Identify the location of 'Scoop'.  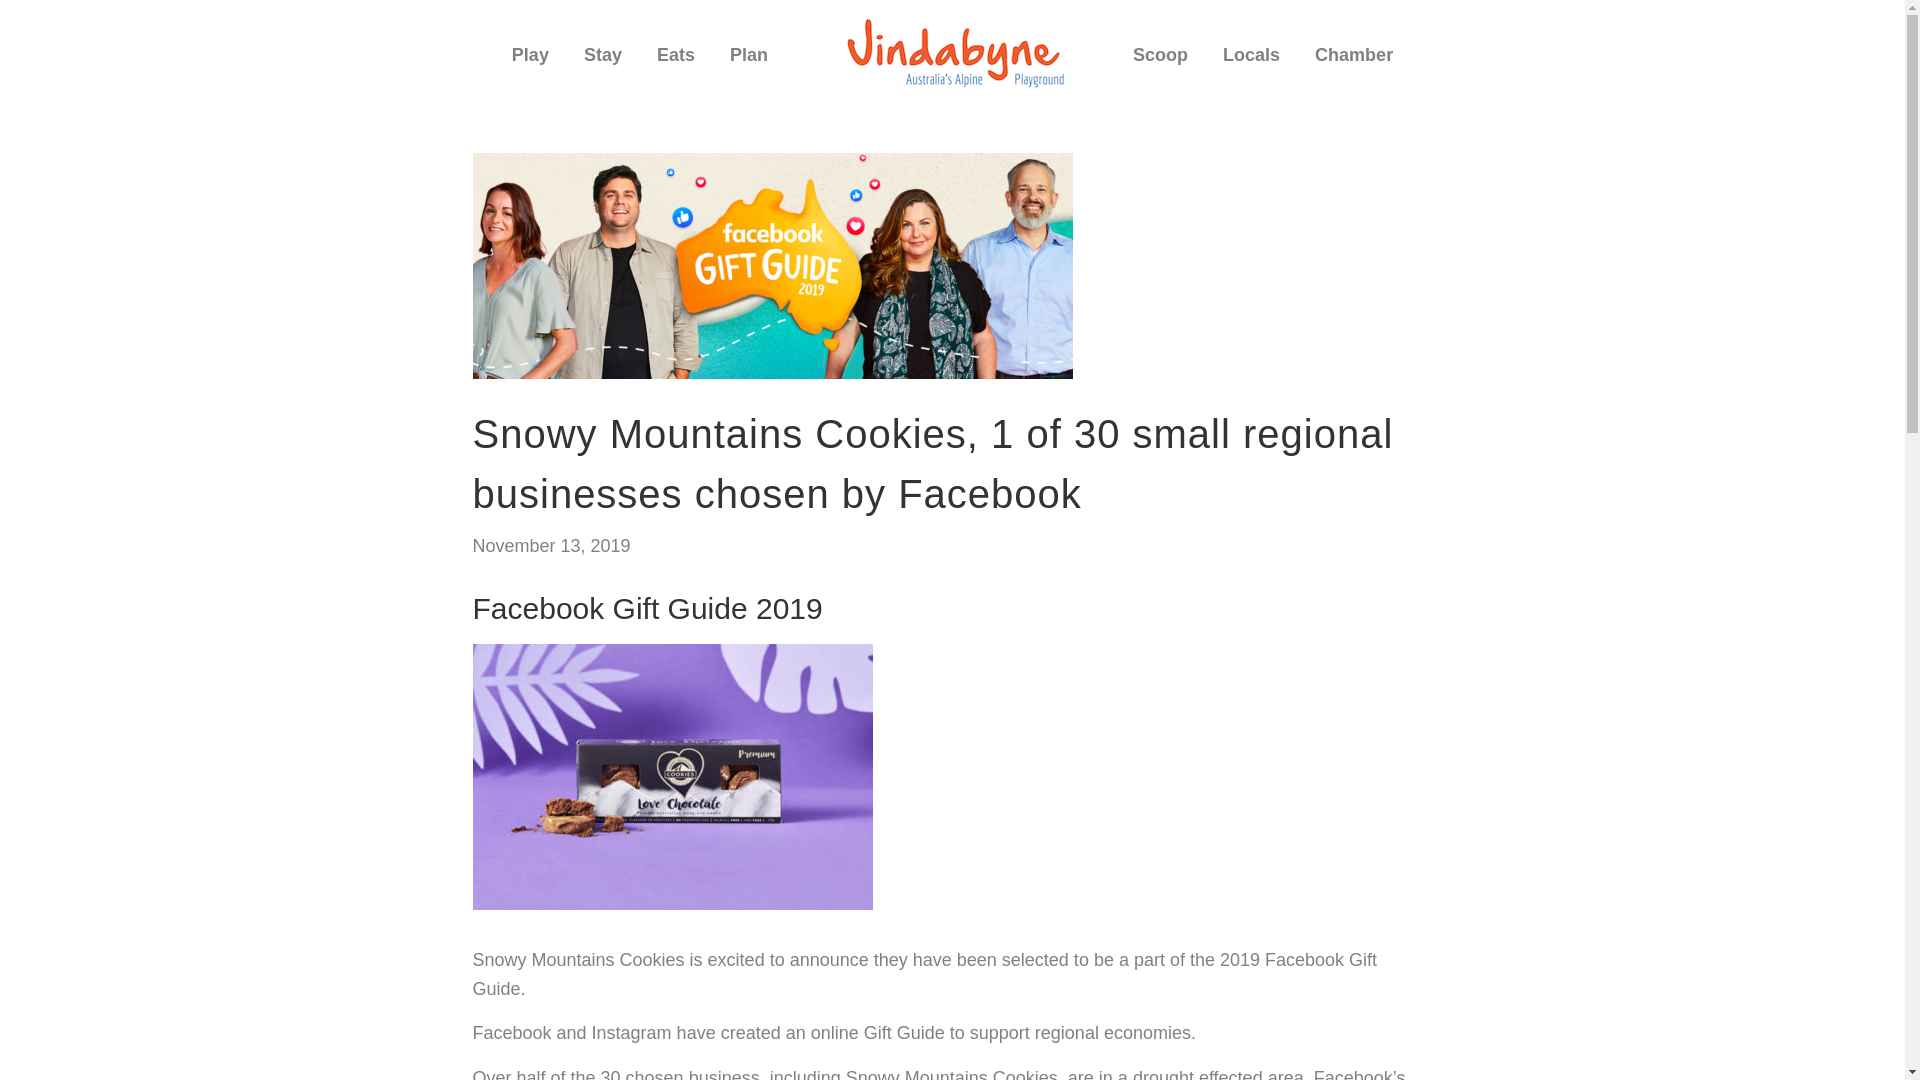
(1160, 62).